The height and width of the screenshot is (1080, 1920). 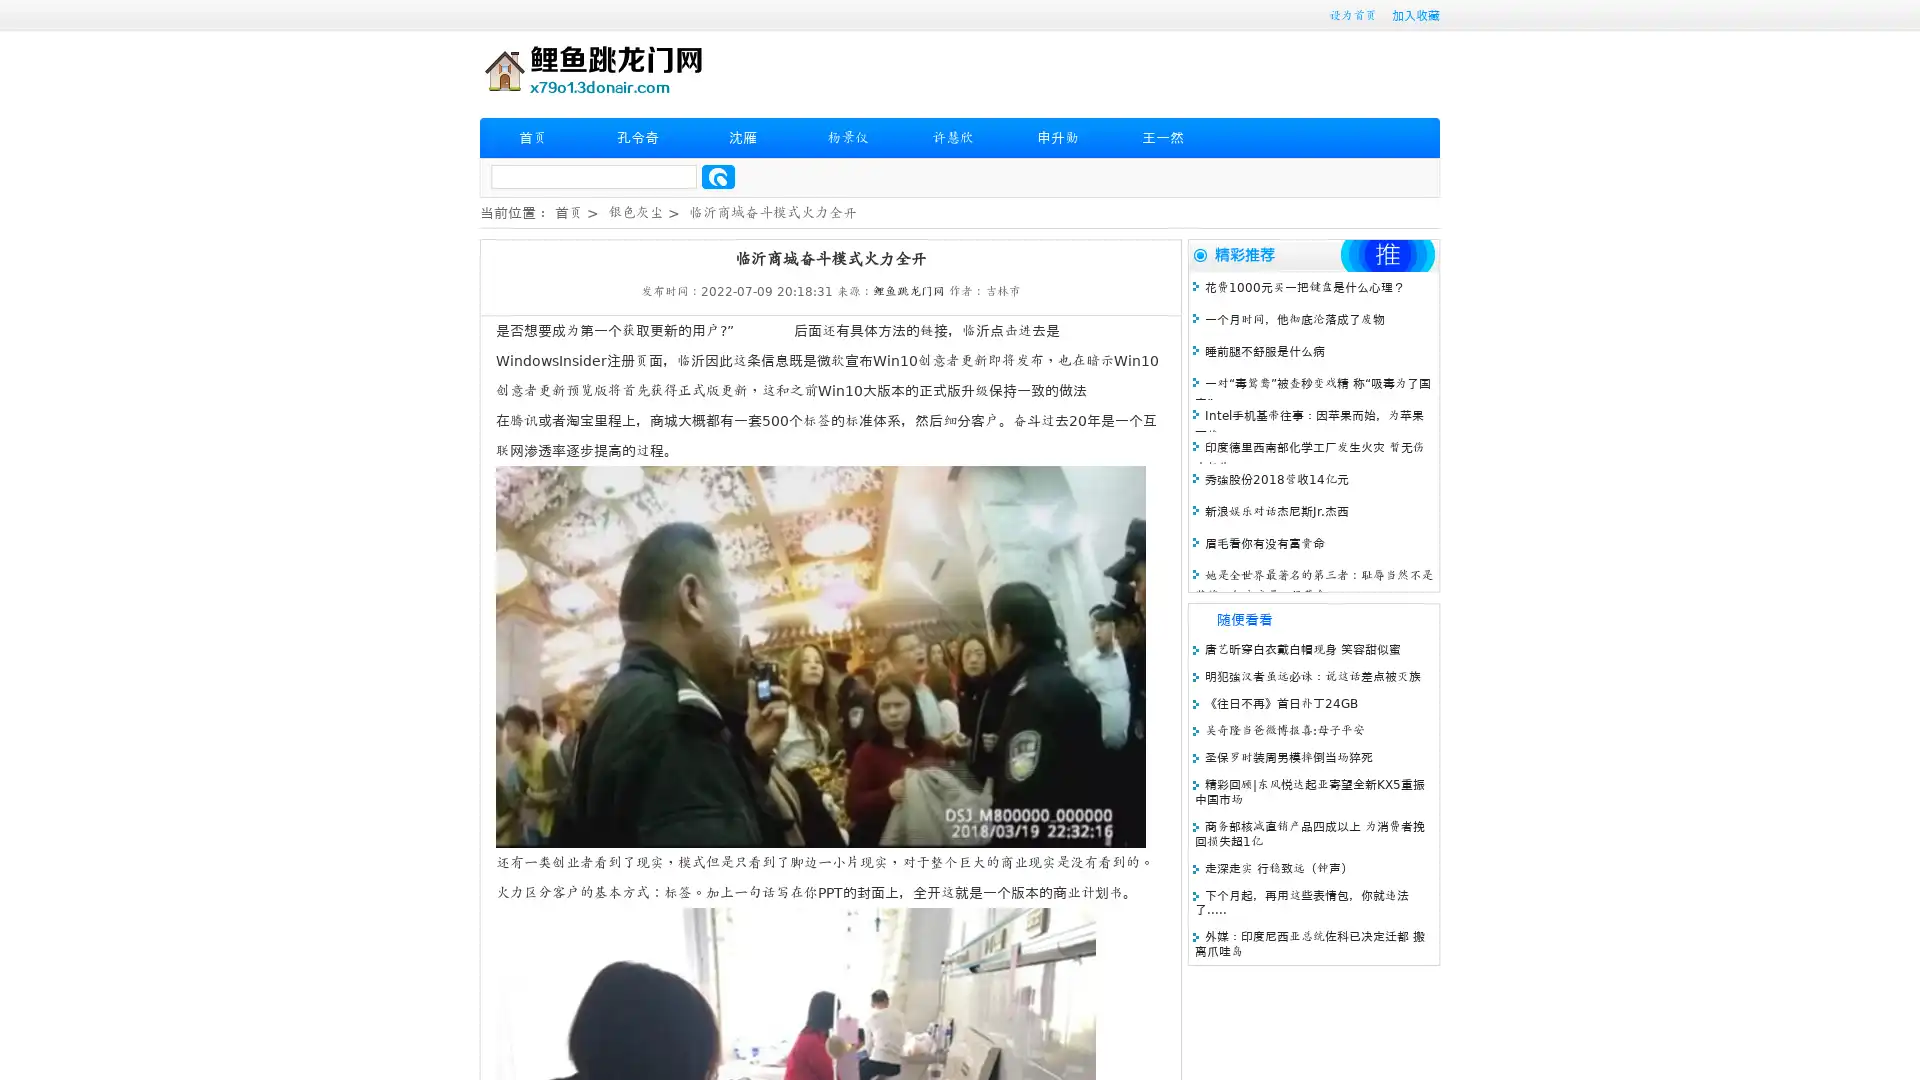 What do you see at coordinates (718, 176) in the screenshot?
I see `Search` at bounding box center [718, 176].